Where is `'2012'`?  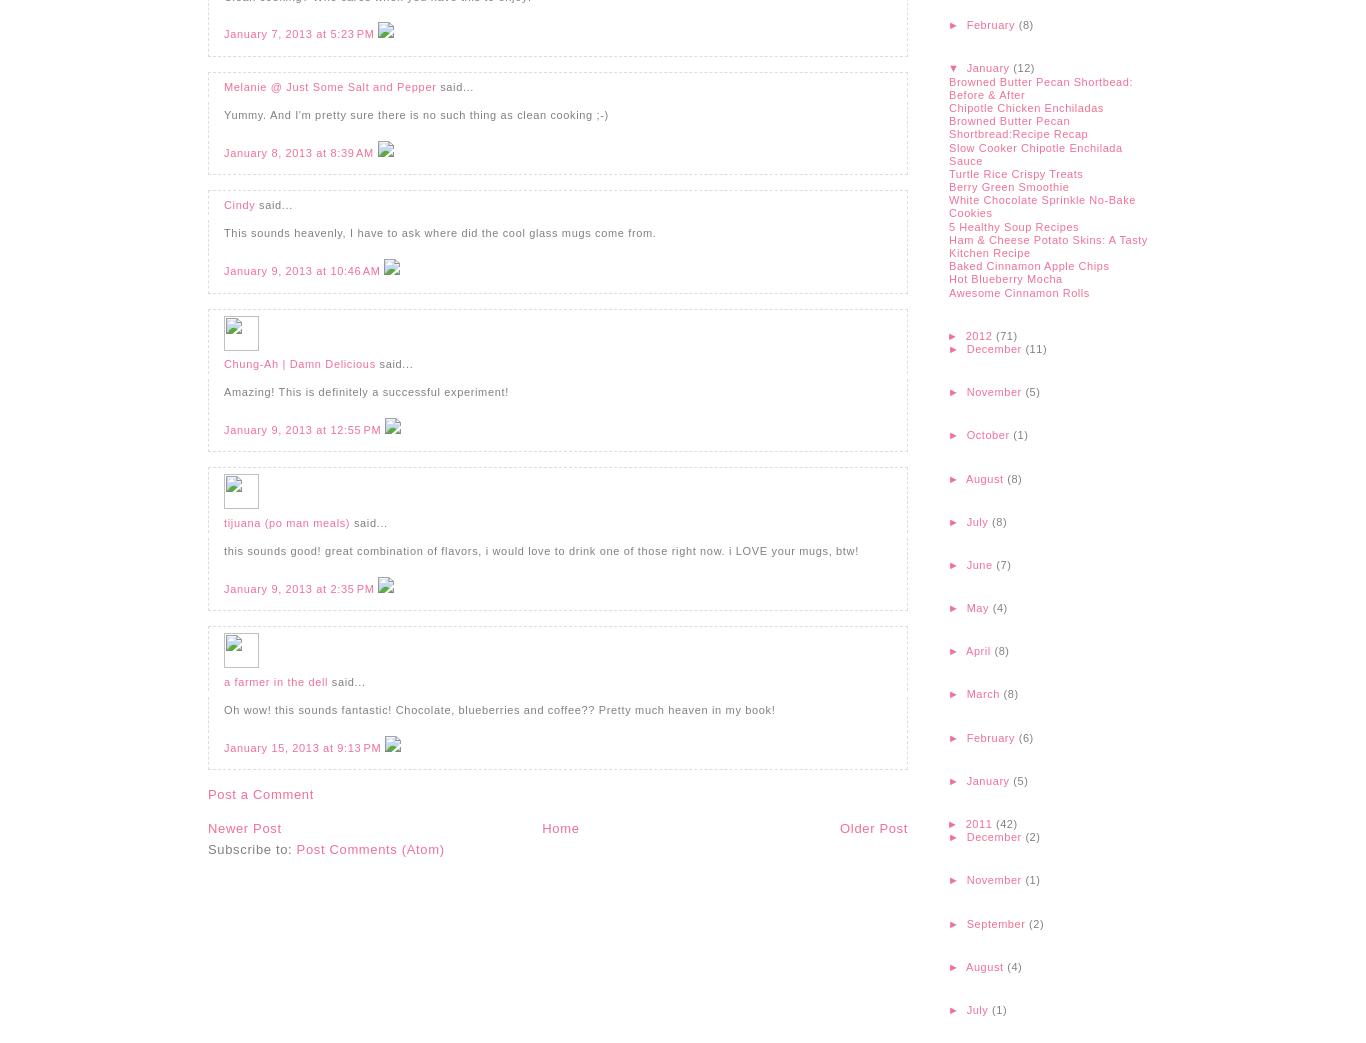
'2012' is located at coordinates (979, 334).